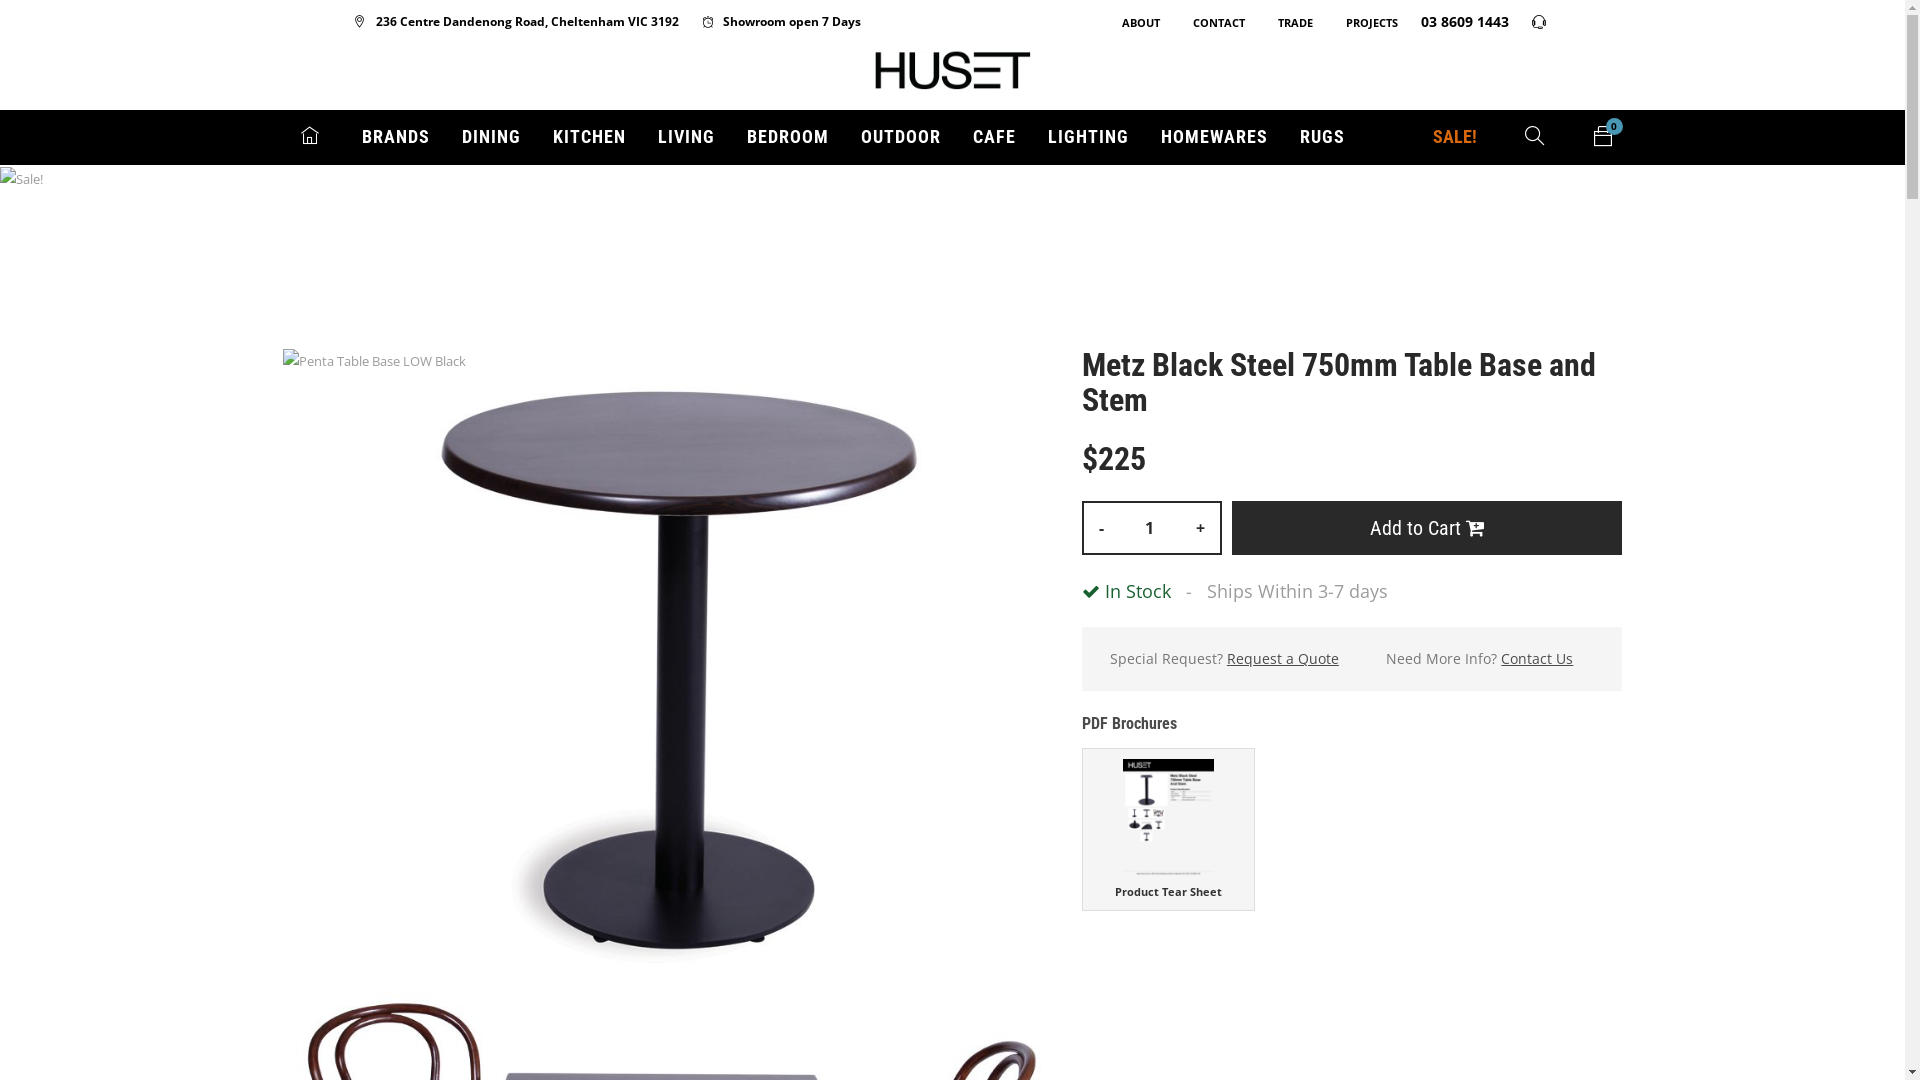  Describe the element at coordinates (1256, 22) in the screenshot. I see `'TRADE'` at that location.